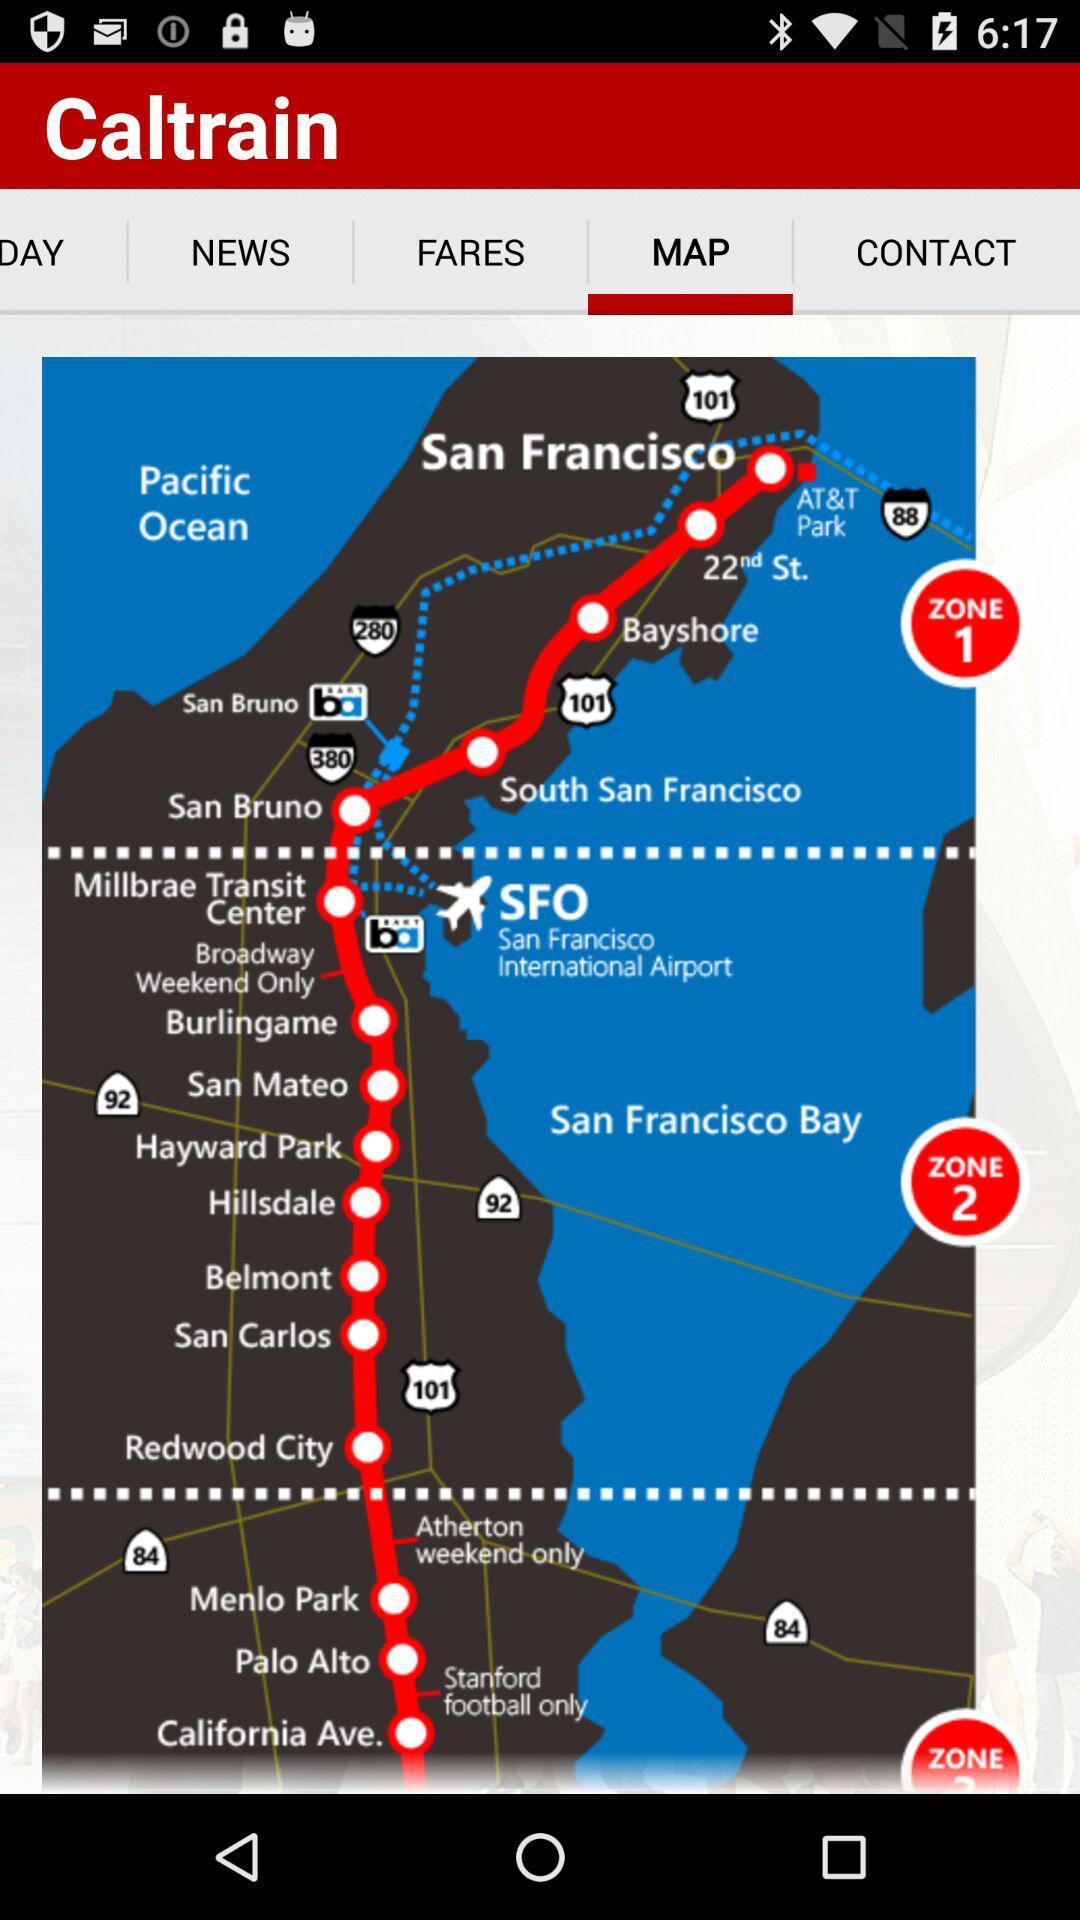 The width and height of the screenshot is (1080, 1920). What do you see at coordinates (62, 251) in the screenshot?
I see `today` at bounding box center [62, 251].